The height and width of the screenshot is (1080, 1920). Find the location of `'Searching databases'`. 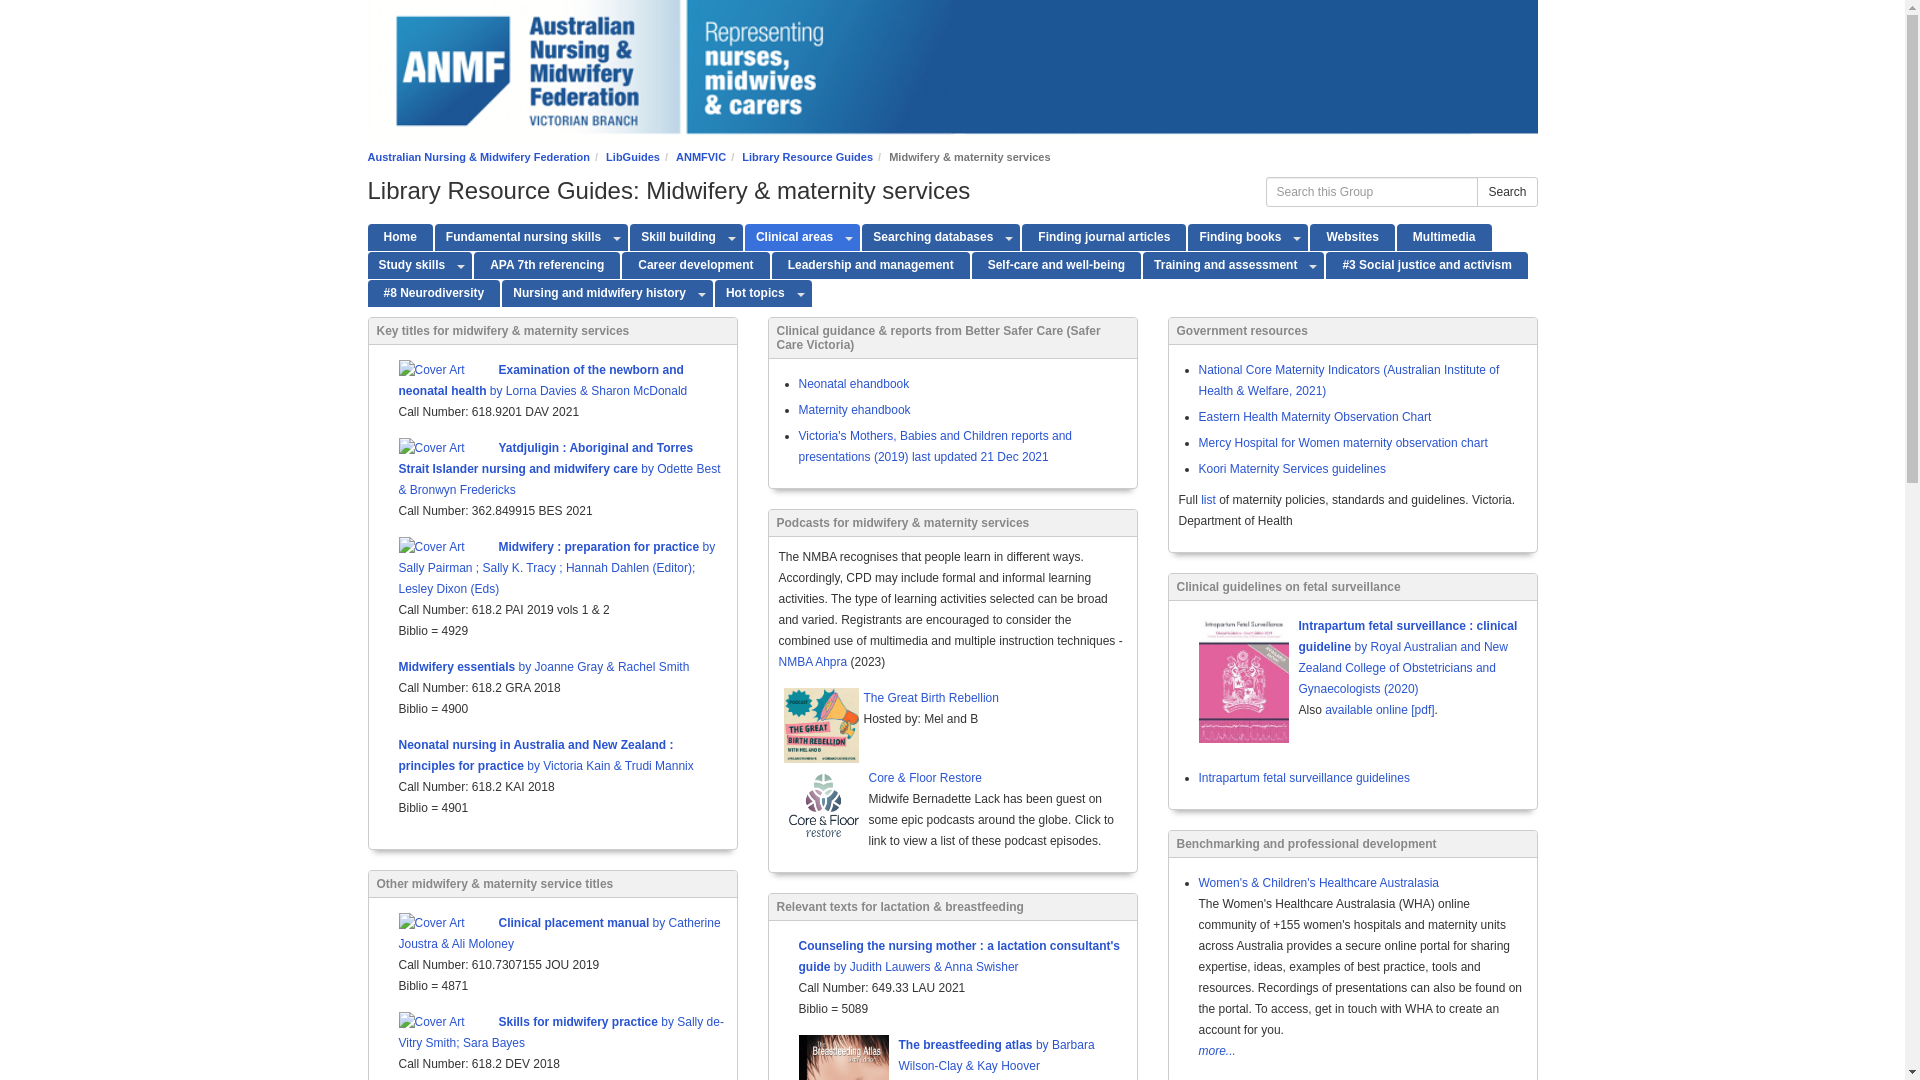

'Searching databases' is located at coordinates (862, 236).